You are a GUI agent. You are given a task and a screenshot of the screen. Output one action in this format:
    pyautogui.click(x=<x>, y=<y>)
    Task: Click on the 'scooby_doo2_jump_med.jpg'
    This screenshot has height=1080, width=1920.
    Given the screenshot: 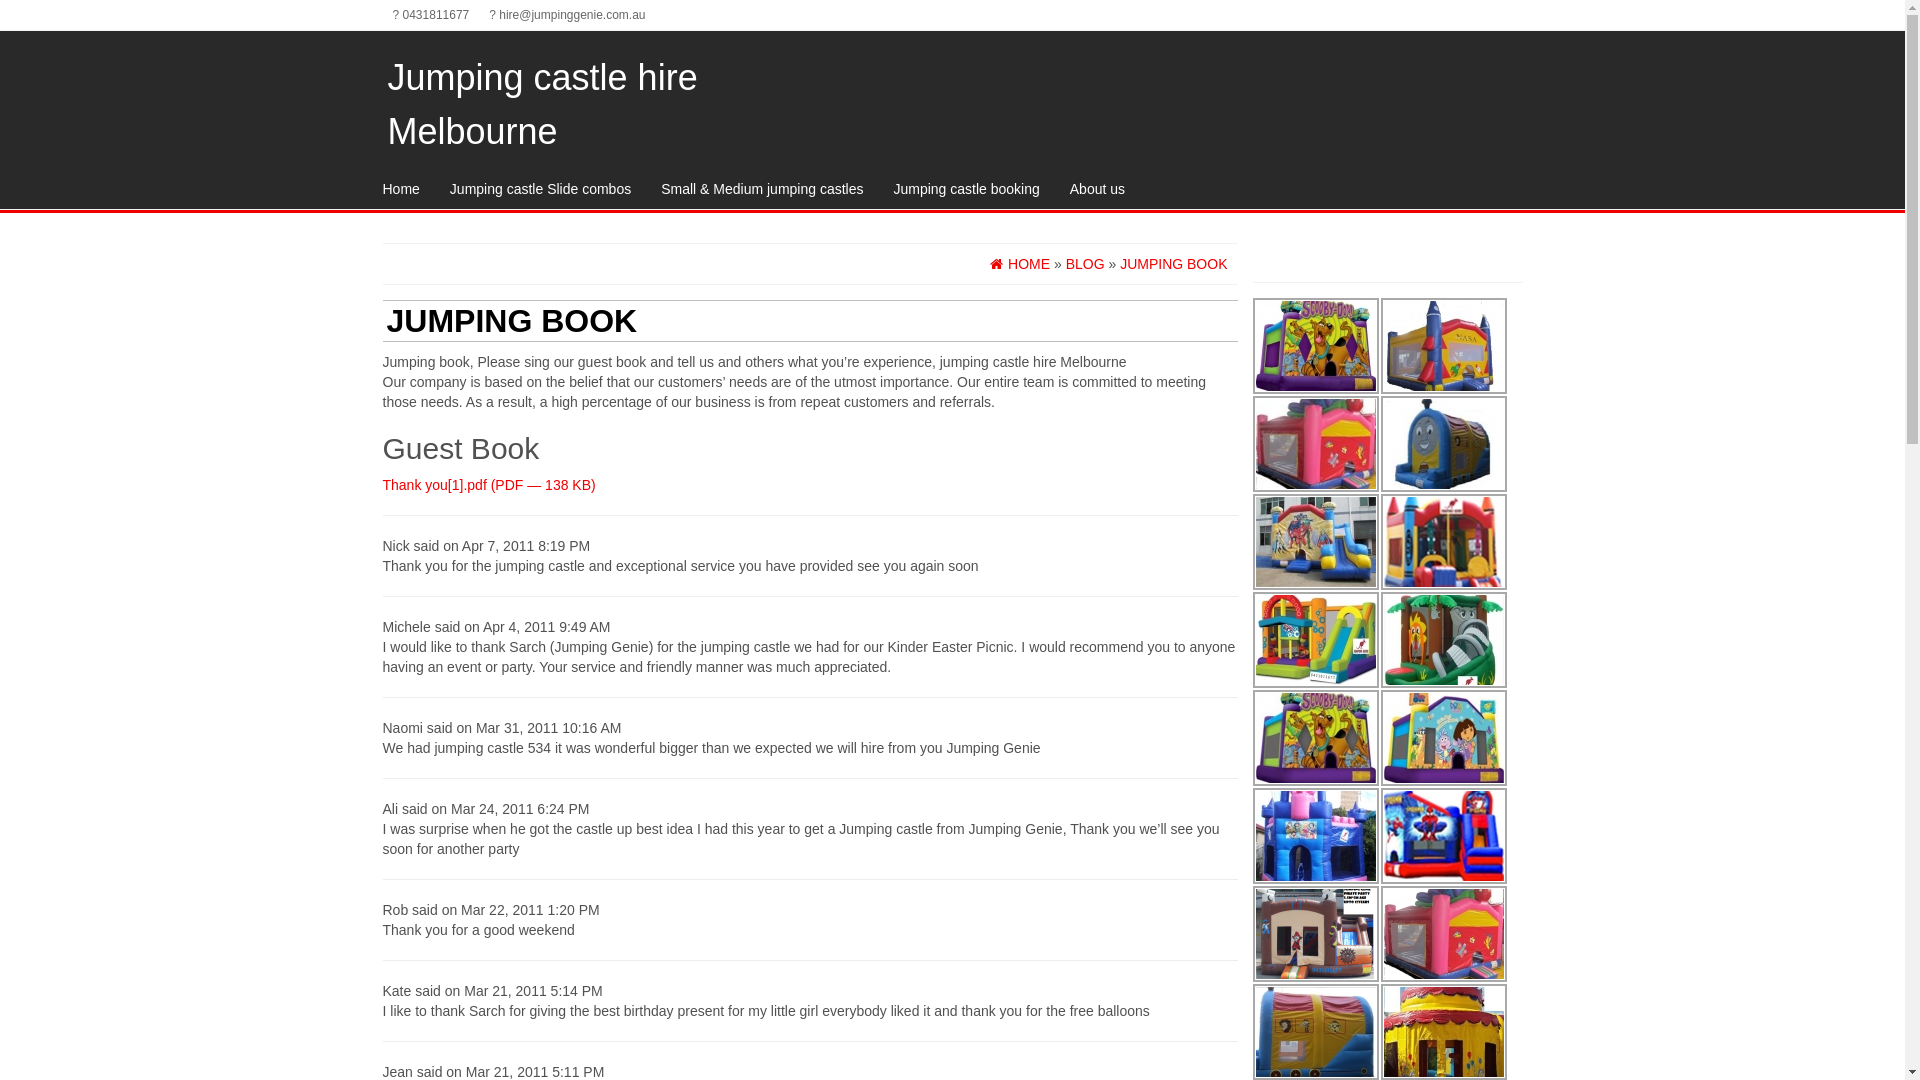 What is the action you would take?
    pyautogui.click(x=1315, y=345)
    